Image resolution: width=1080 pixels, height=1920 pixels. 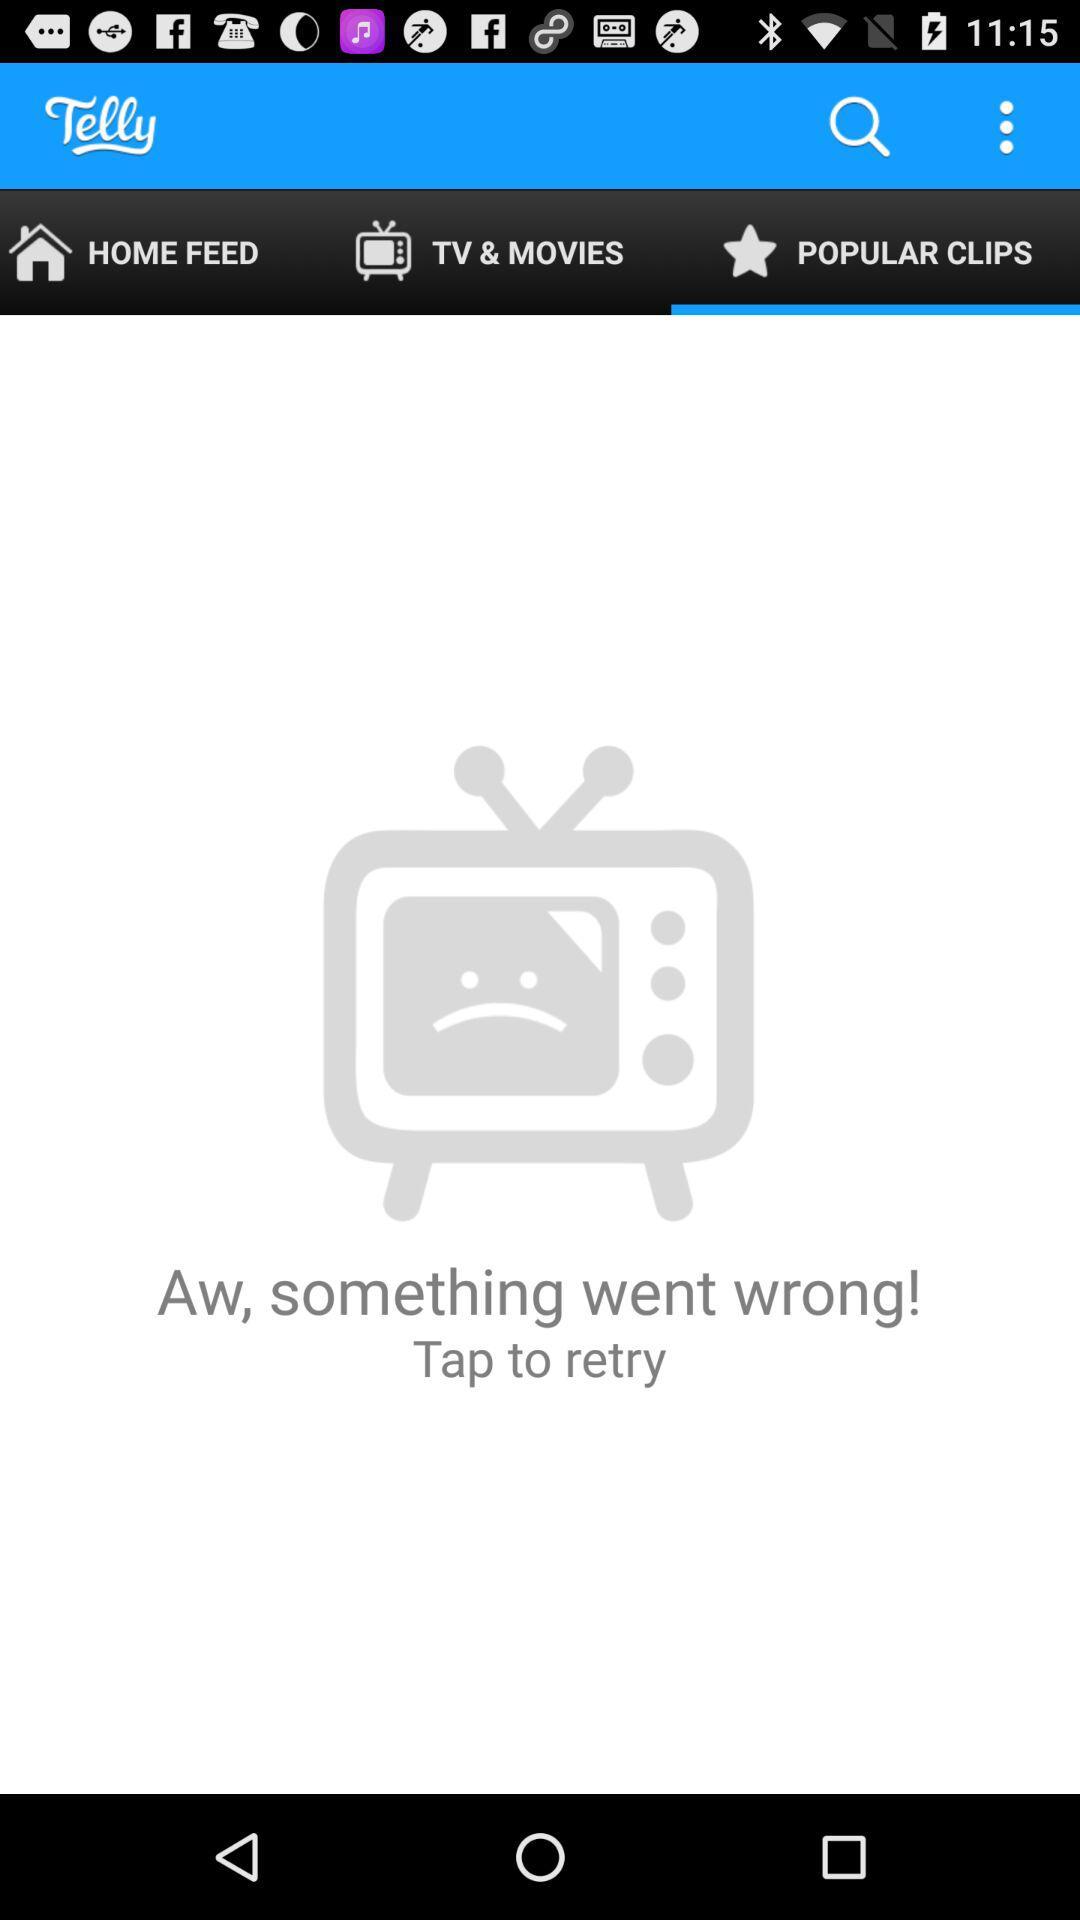 I want to click on home feed icon, so click(x=152, y=251).